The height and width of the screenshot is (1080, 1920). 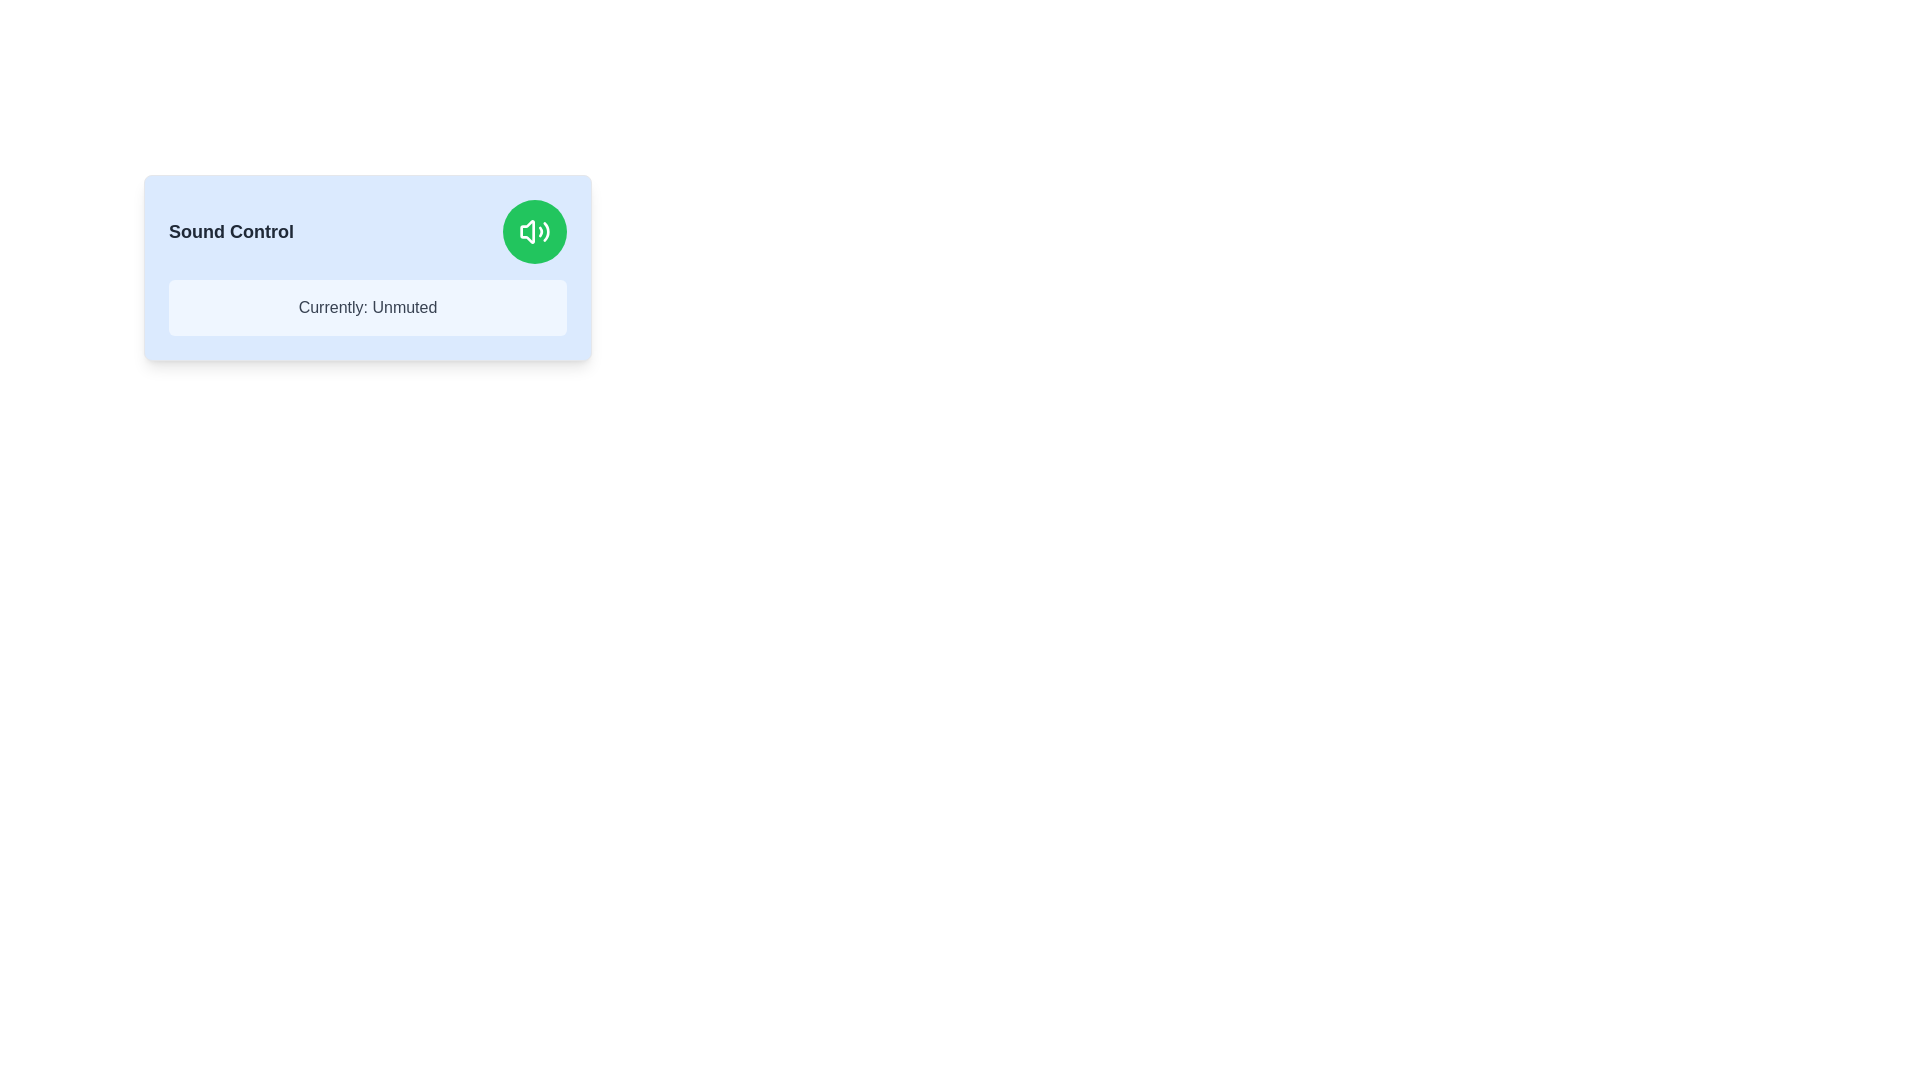 I want to click on the volume icon within the circular green button on the right side of the 'Sound Control' card, so click(x=534, y=230).